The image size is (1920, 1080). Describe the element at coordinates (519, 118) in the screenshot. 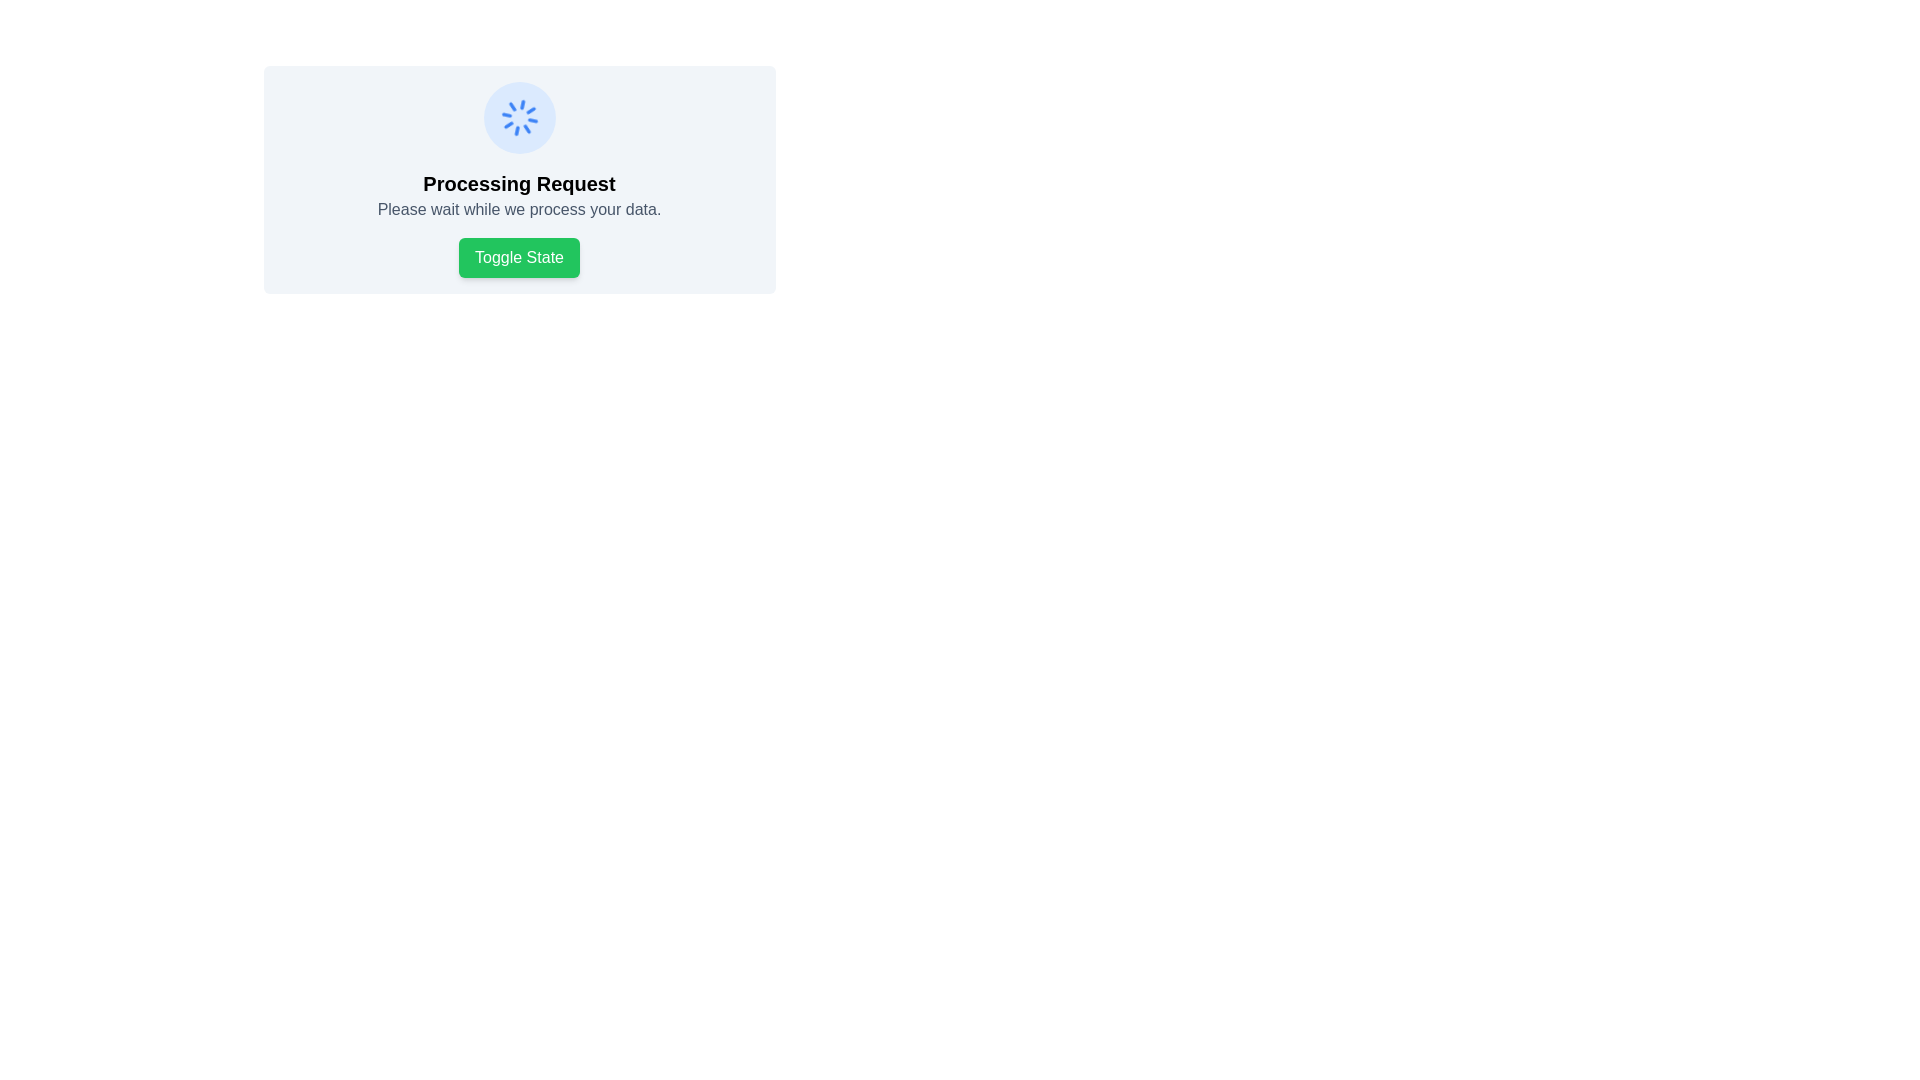

I see `the loading spinner, which is a circular indicator with a blue background and a spinning graphic in the center, indicating background processing` at that location.